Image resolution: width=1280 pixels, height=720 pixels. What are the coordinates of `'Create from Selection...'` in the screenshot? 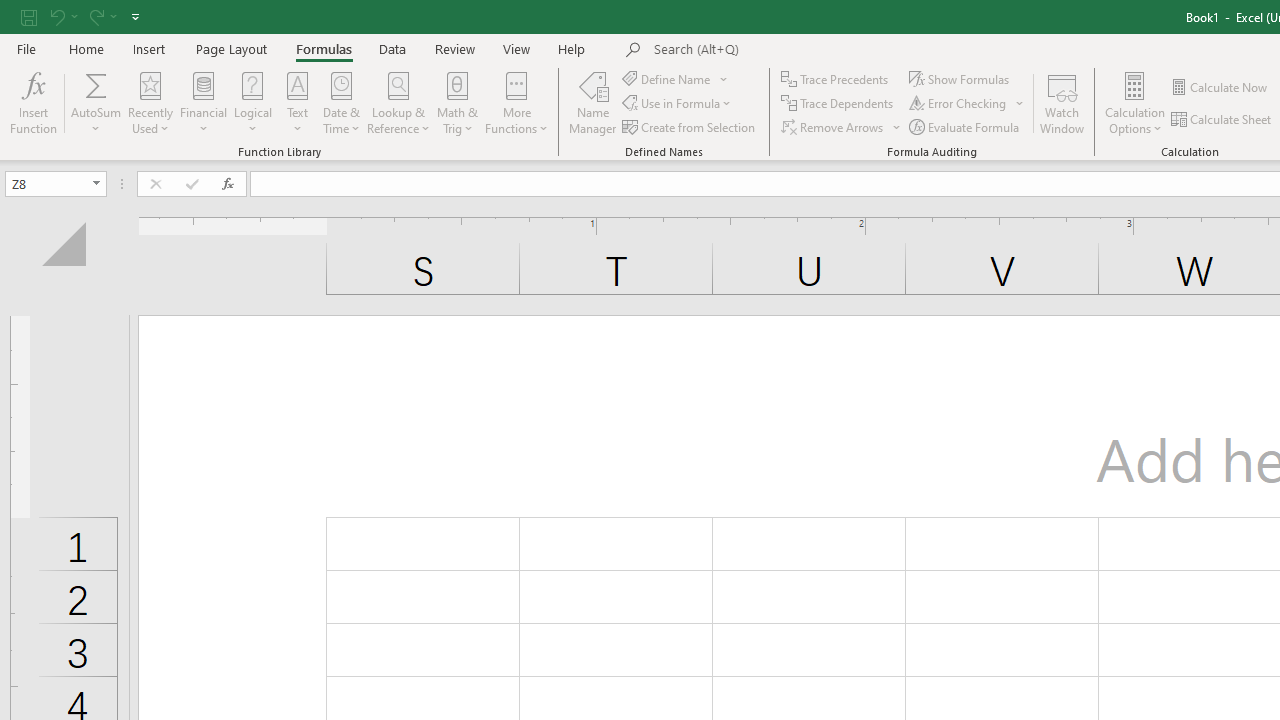 It's located at (690, 127).